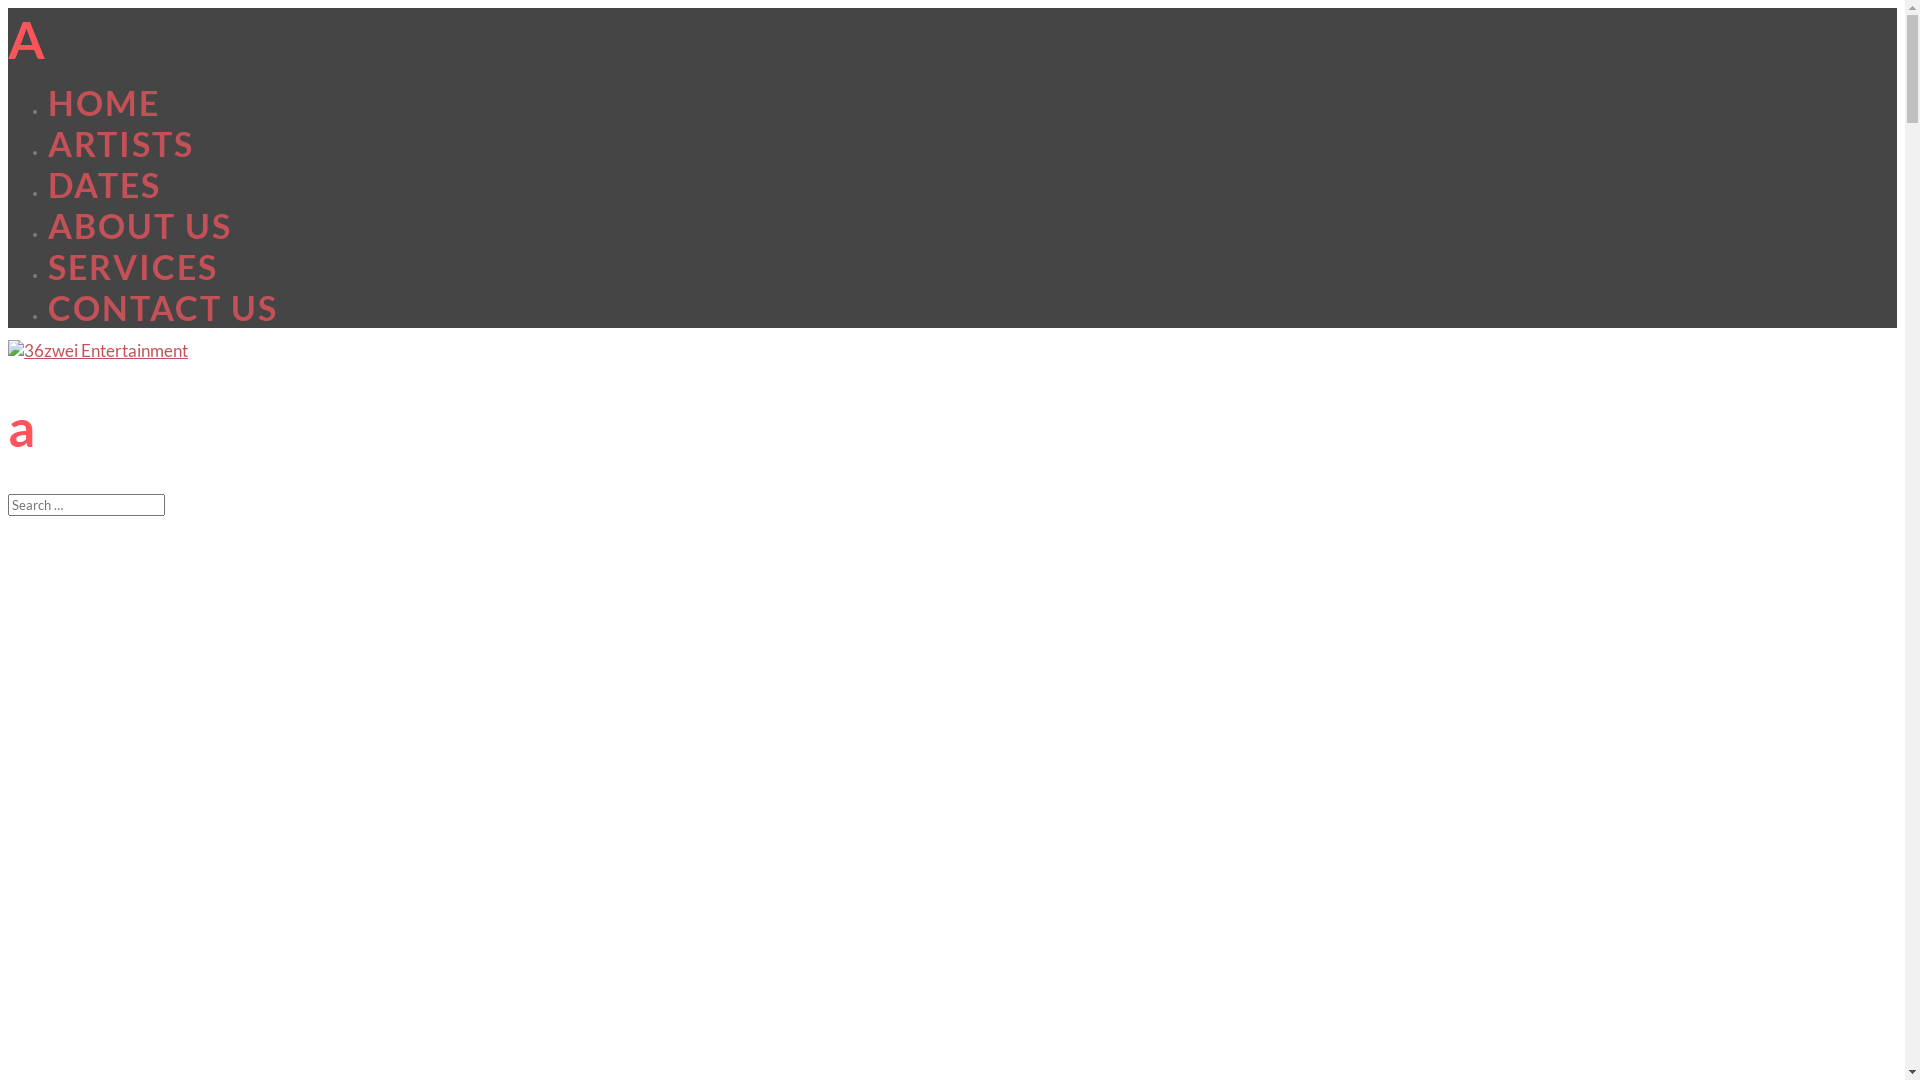 This screenshot has width=1920, height=1080. What do you see at coordinates (103, 102) in the screenshot?
I see `'HOME'` at bounding box center [103, 102].